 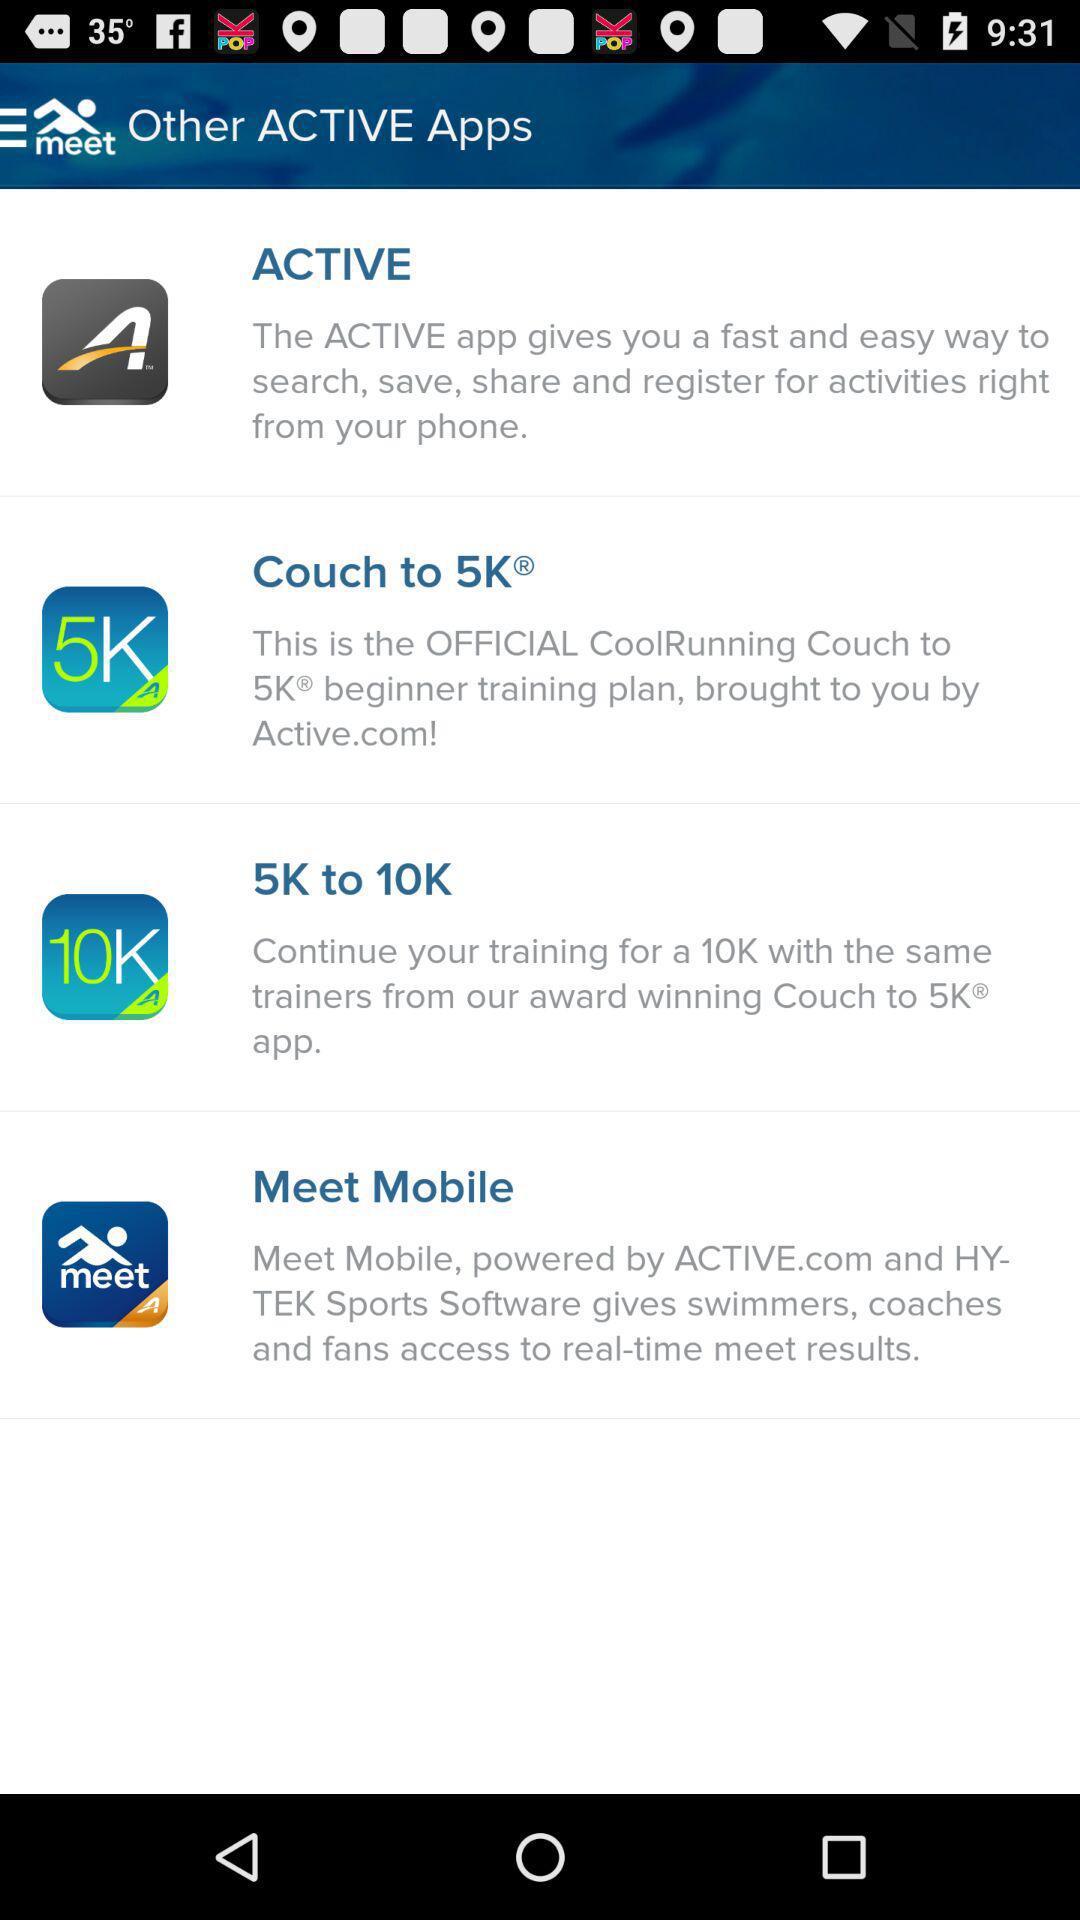 What do you see at coordinates (655, 688) in the screenshot?
I see `icon above the 5k to 10k item` at bounding box center [655, 688].